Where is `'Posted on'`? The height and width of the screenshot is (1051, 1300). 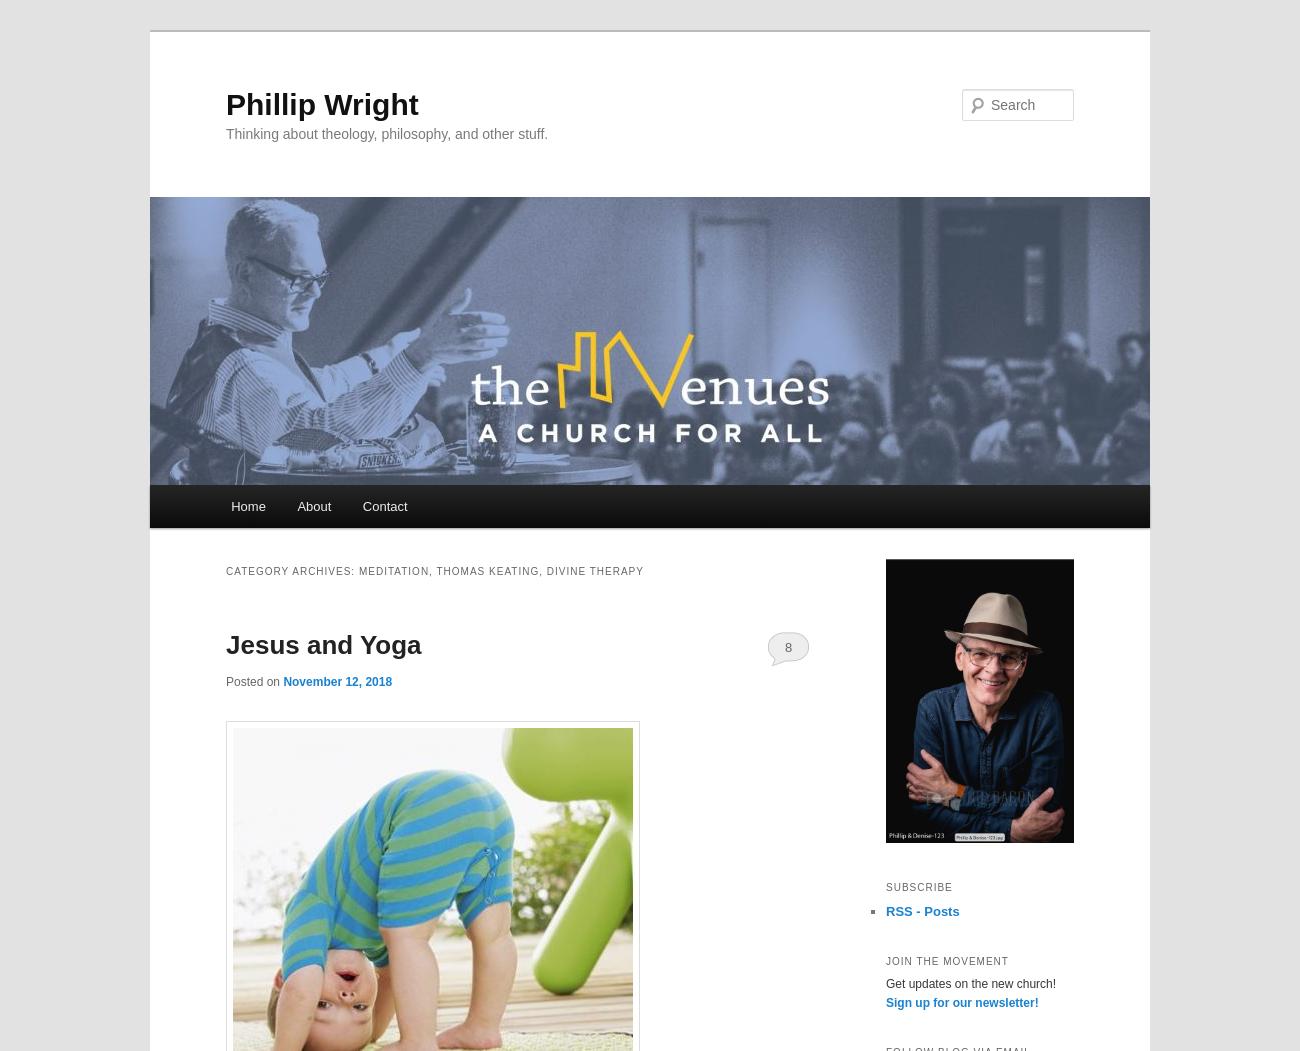
'Posted on' is located at coordinates (253, 681).